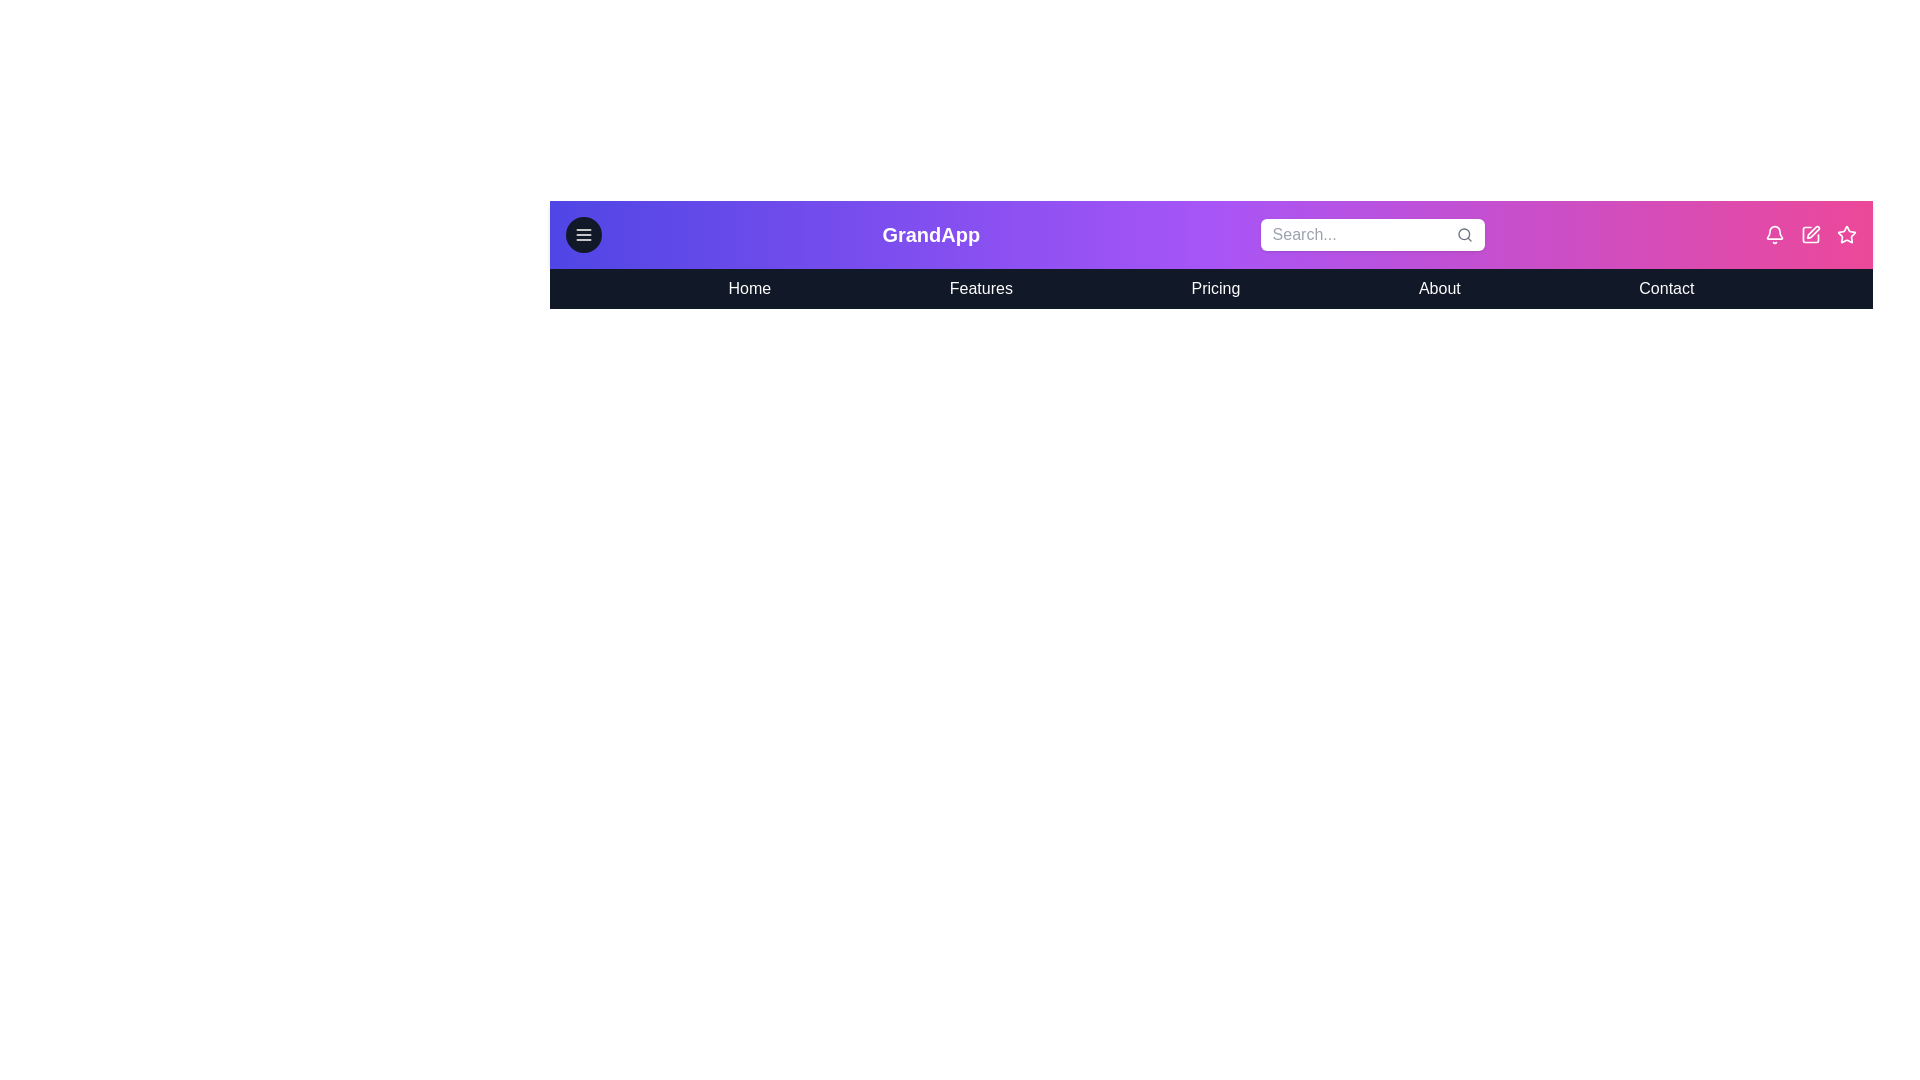 The image size is (1920, 1080). Describe the element at coordinates (1666, 289) in the screenshot. I see `the navigation menu item labeled Contact` at that location.